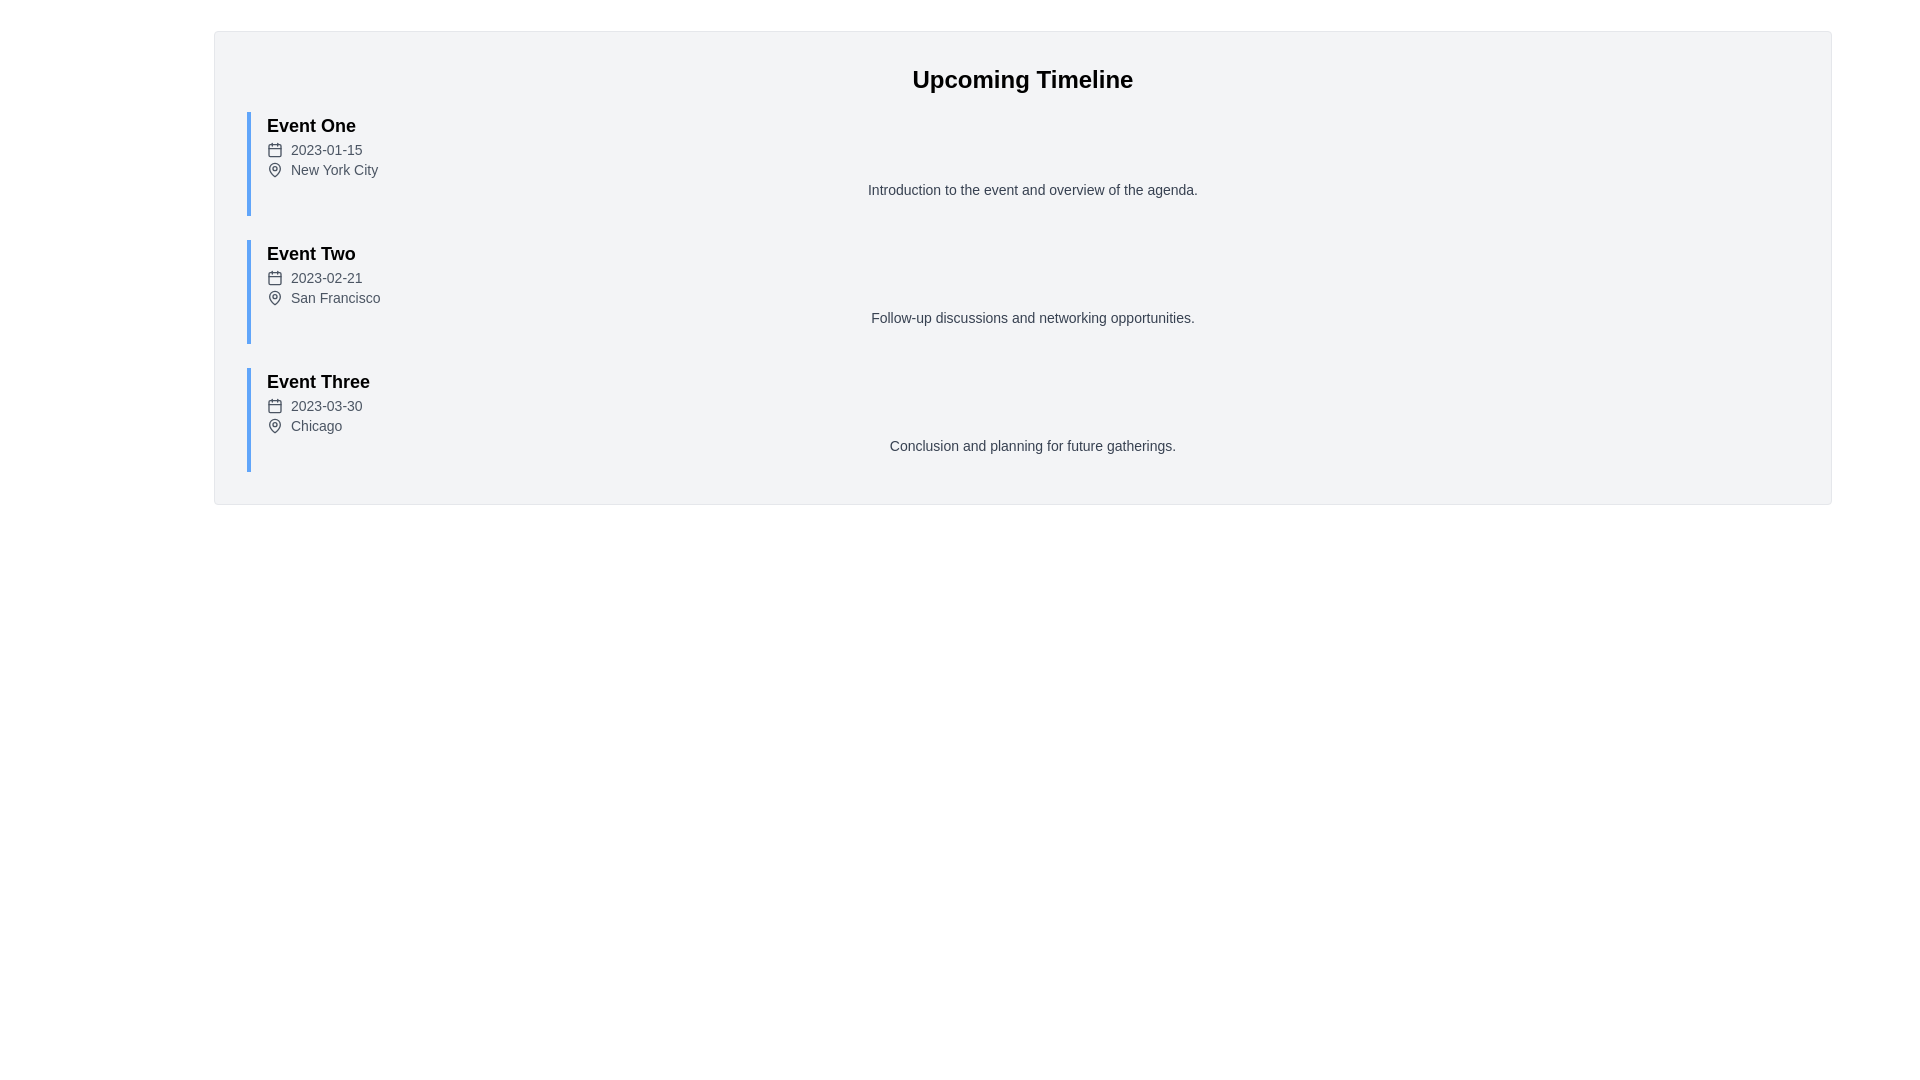 This screenshot has width=1920, height=1080. Describe the element at coordinates (273, 277) in the screenshot. I see `the calendar icon located to the left of the date text '2023-02-21' in the 'Event Two' section` at that location.